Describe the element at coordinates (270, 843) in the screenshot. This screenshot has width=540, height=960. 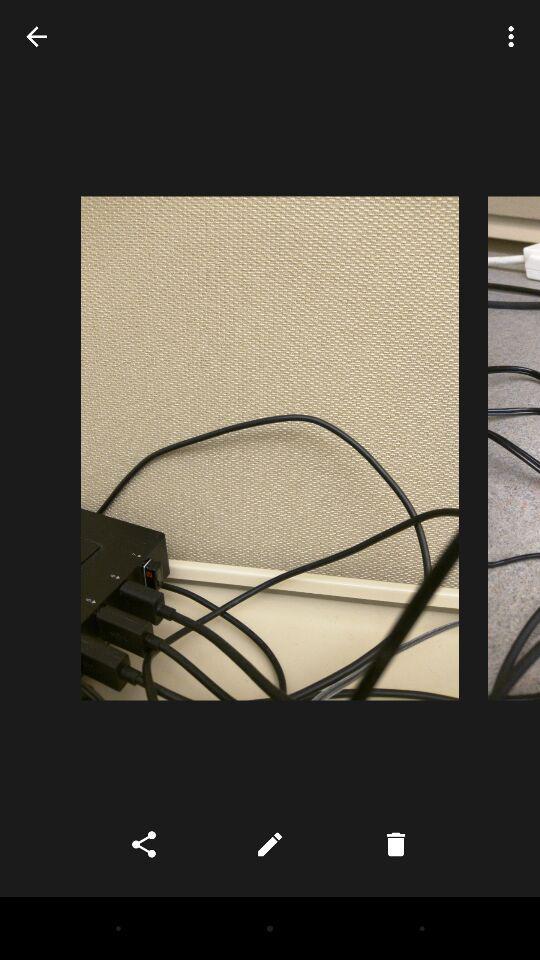
I see `the edit icon` at that location.